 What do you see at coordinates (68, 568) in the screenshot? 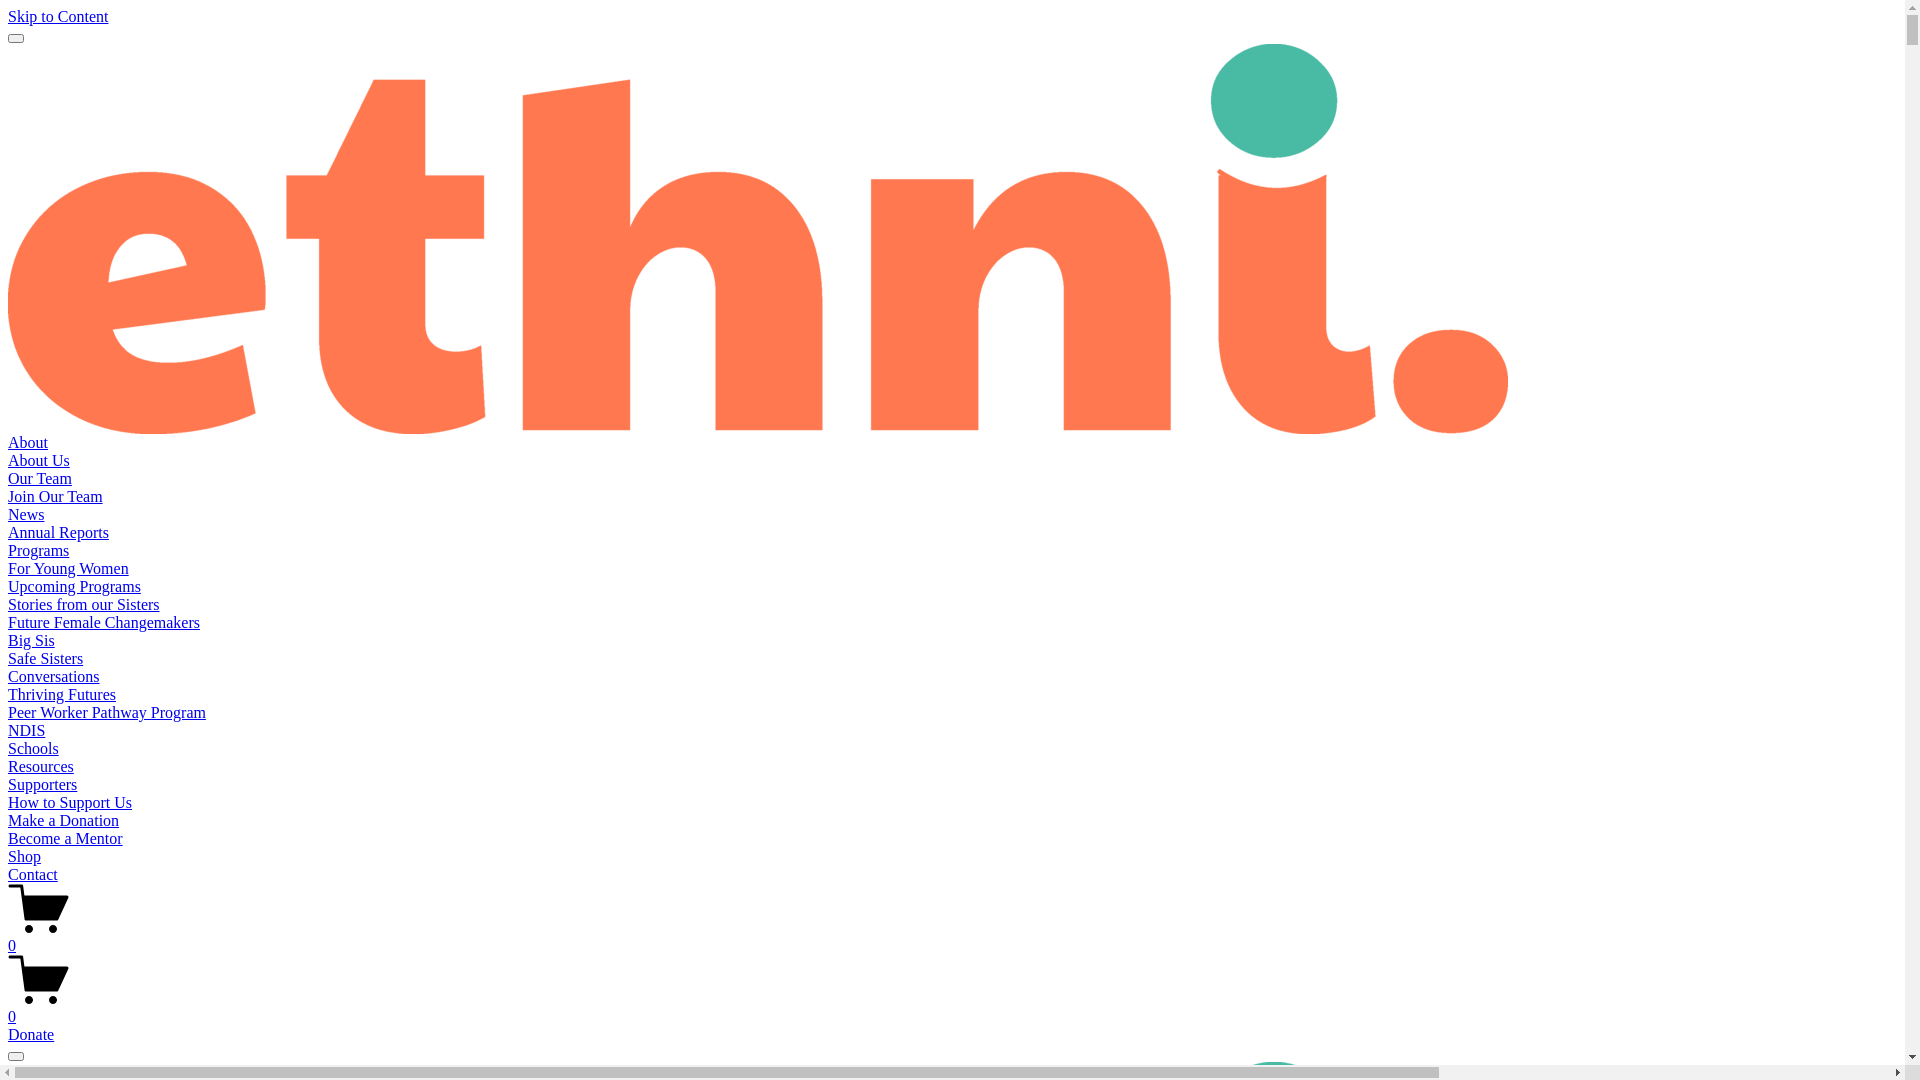
I see `'For Young Women'` at bounding box center [68, 568].